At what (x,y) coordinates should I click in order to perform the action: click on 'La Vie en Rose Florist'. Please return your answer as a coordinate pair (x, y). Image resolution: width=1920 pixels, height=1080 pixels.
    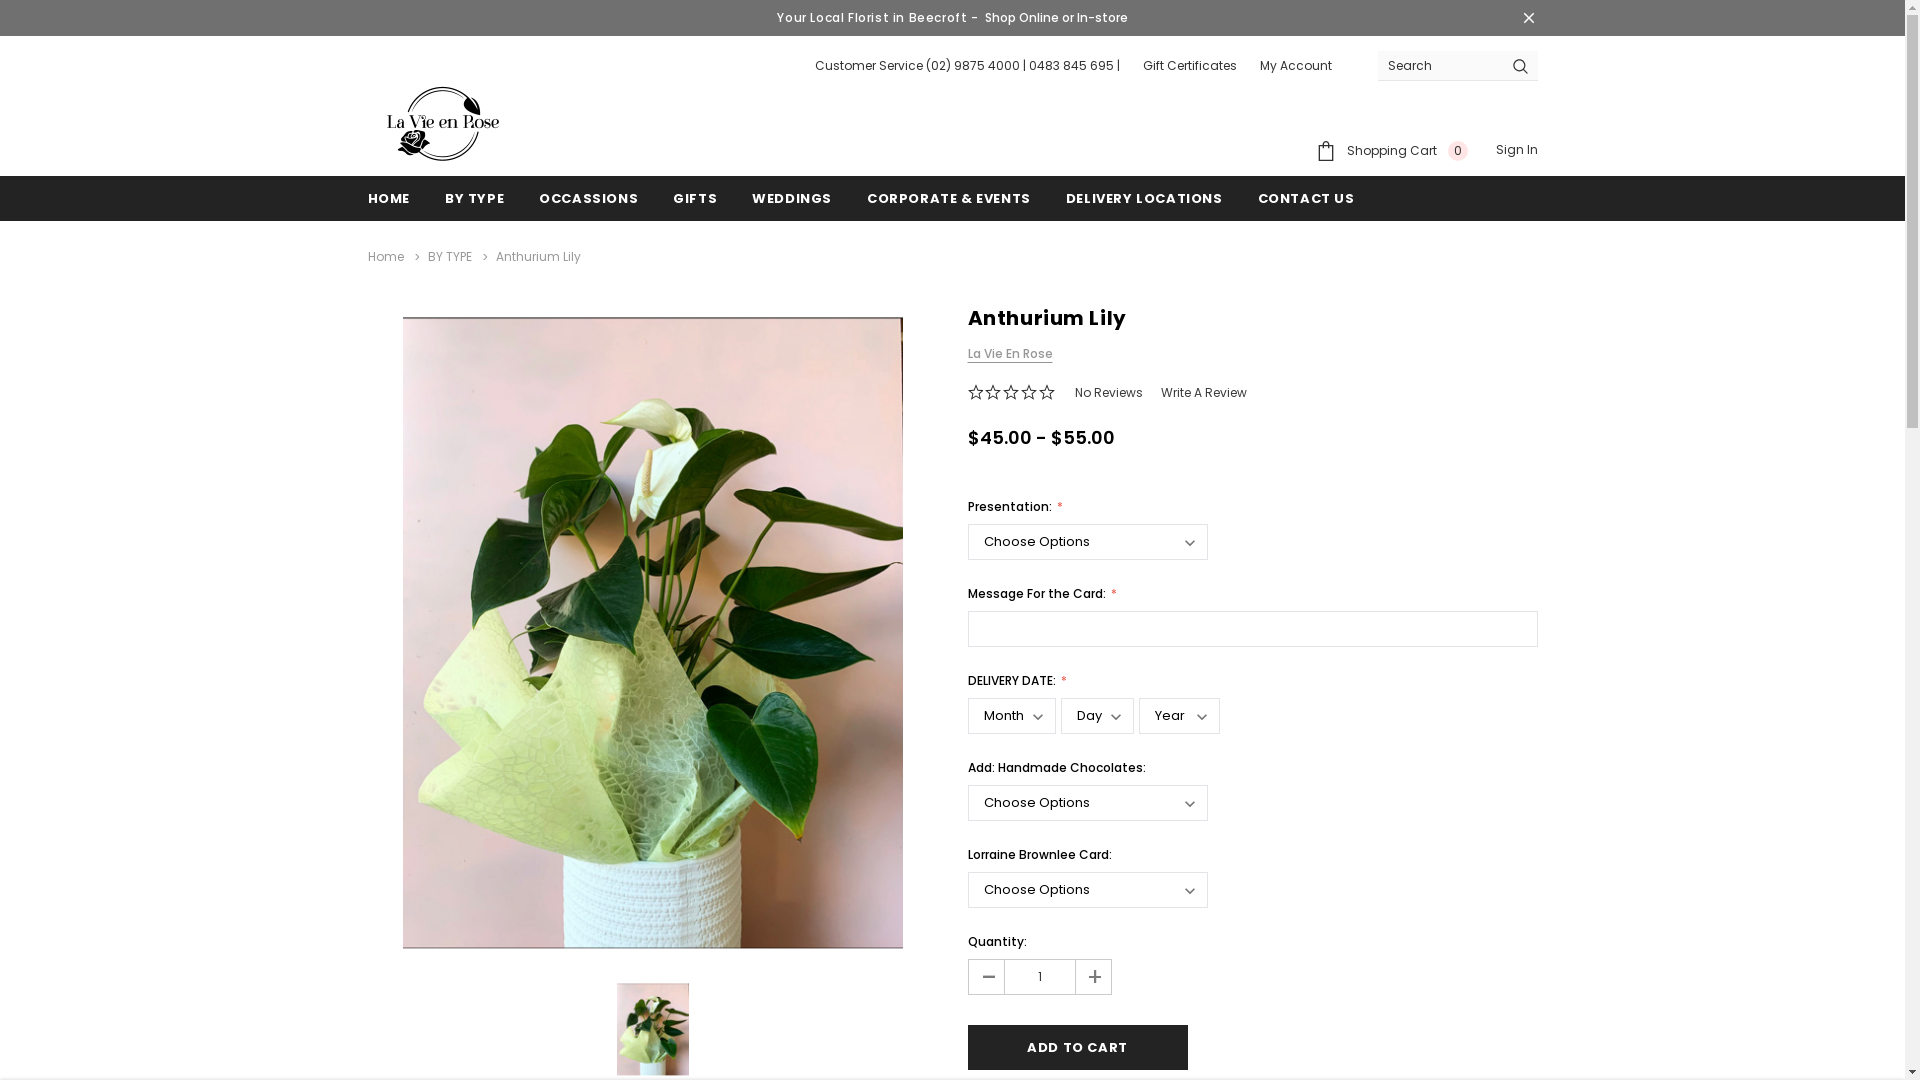
    Looking at the image, I should click on (441, 123).